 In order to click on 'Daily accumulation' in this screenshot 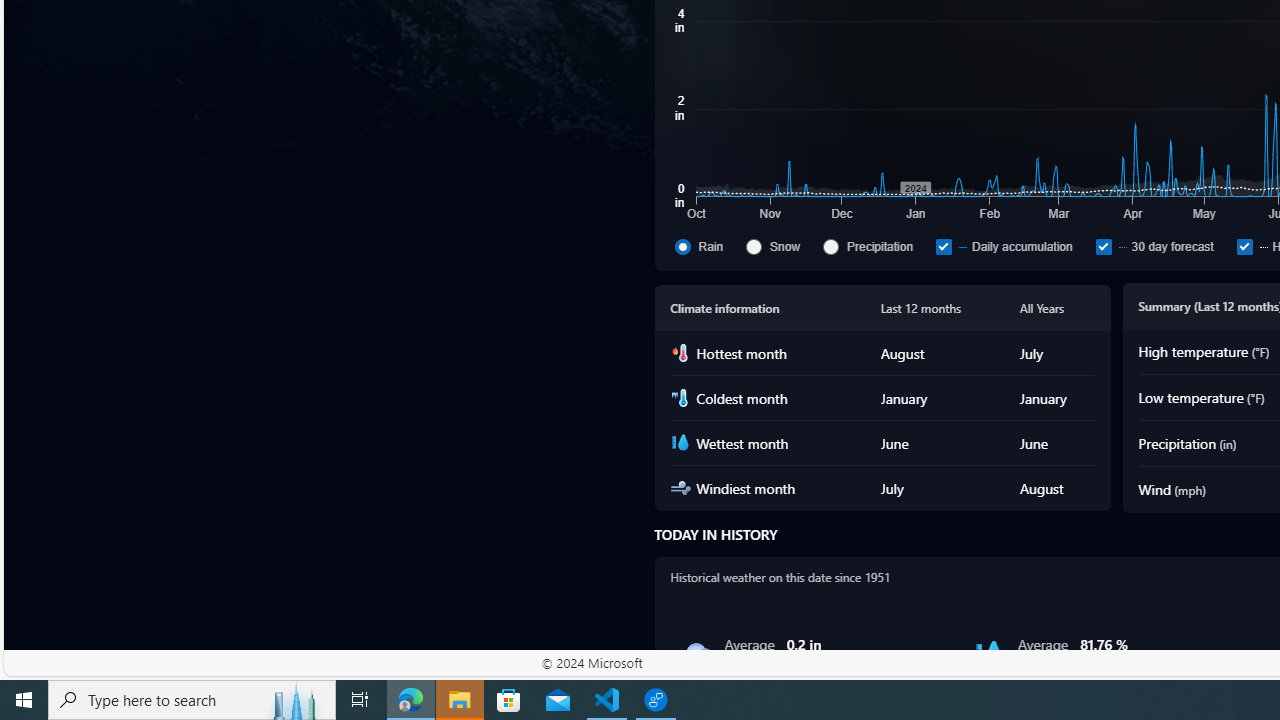, I will do `click(1011, 245)`.